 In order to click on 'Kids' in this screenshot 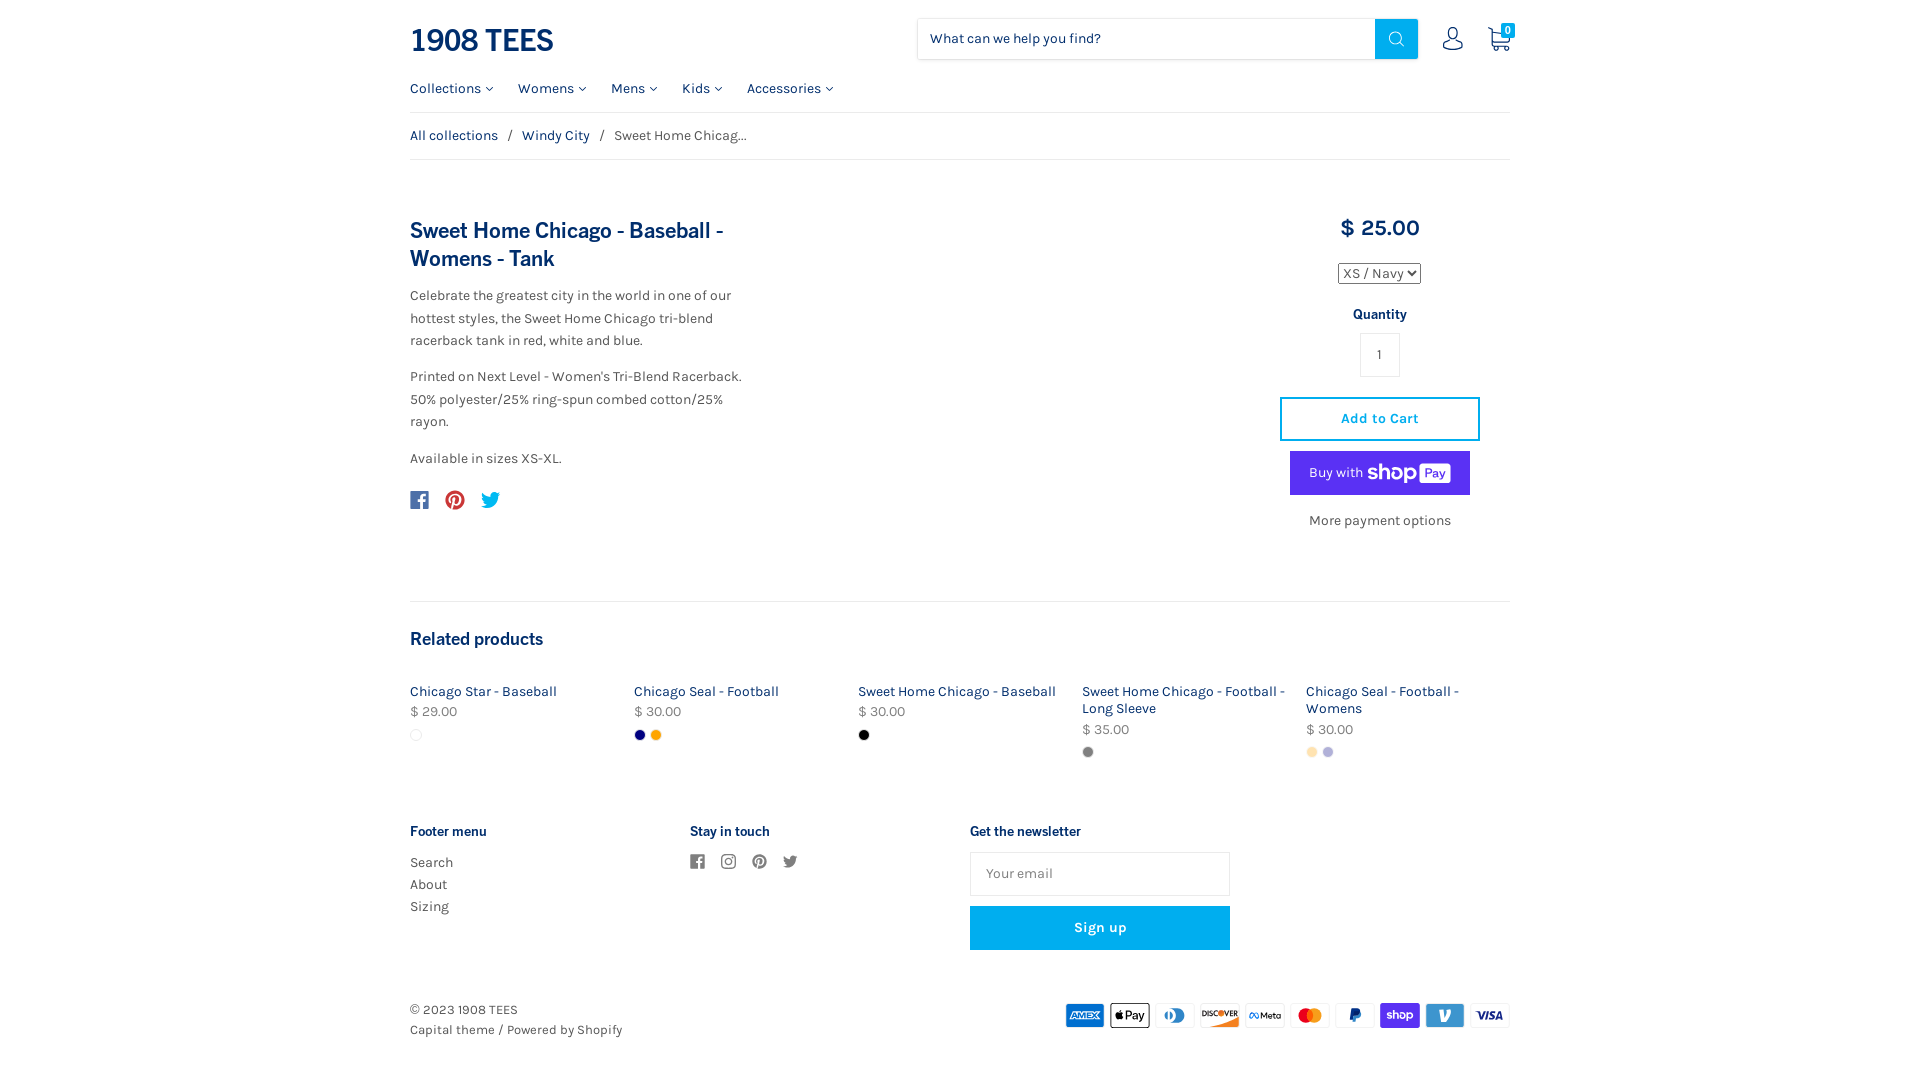, I will do `click(714, 87)`.